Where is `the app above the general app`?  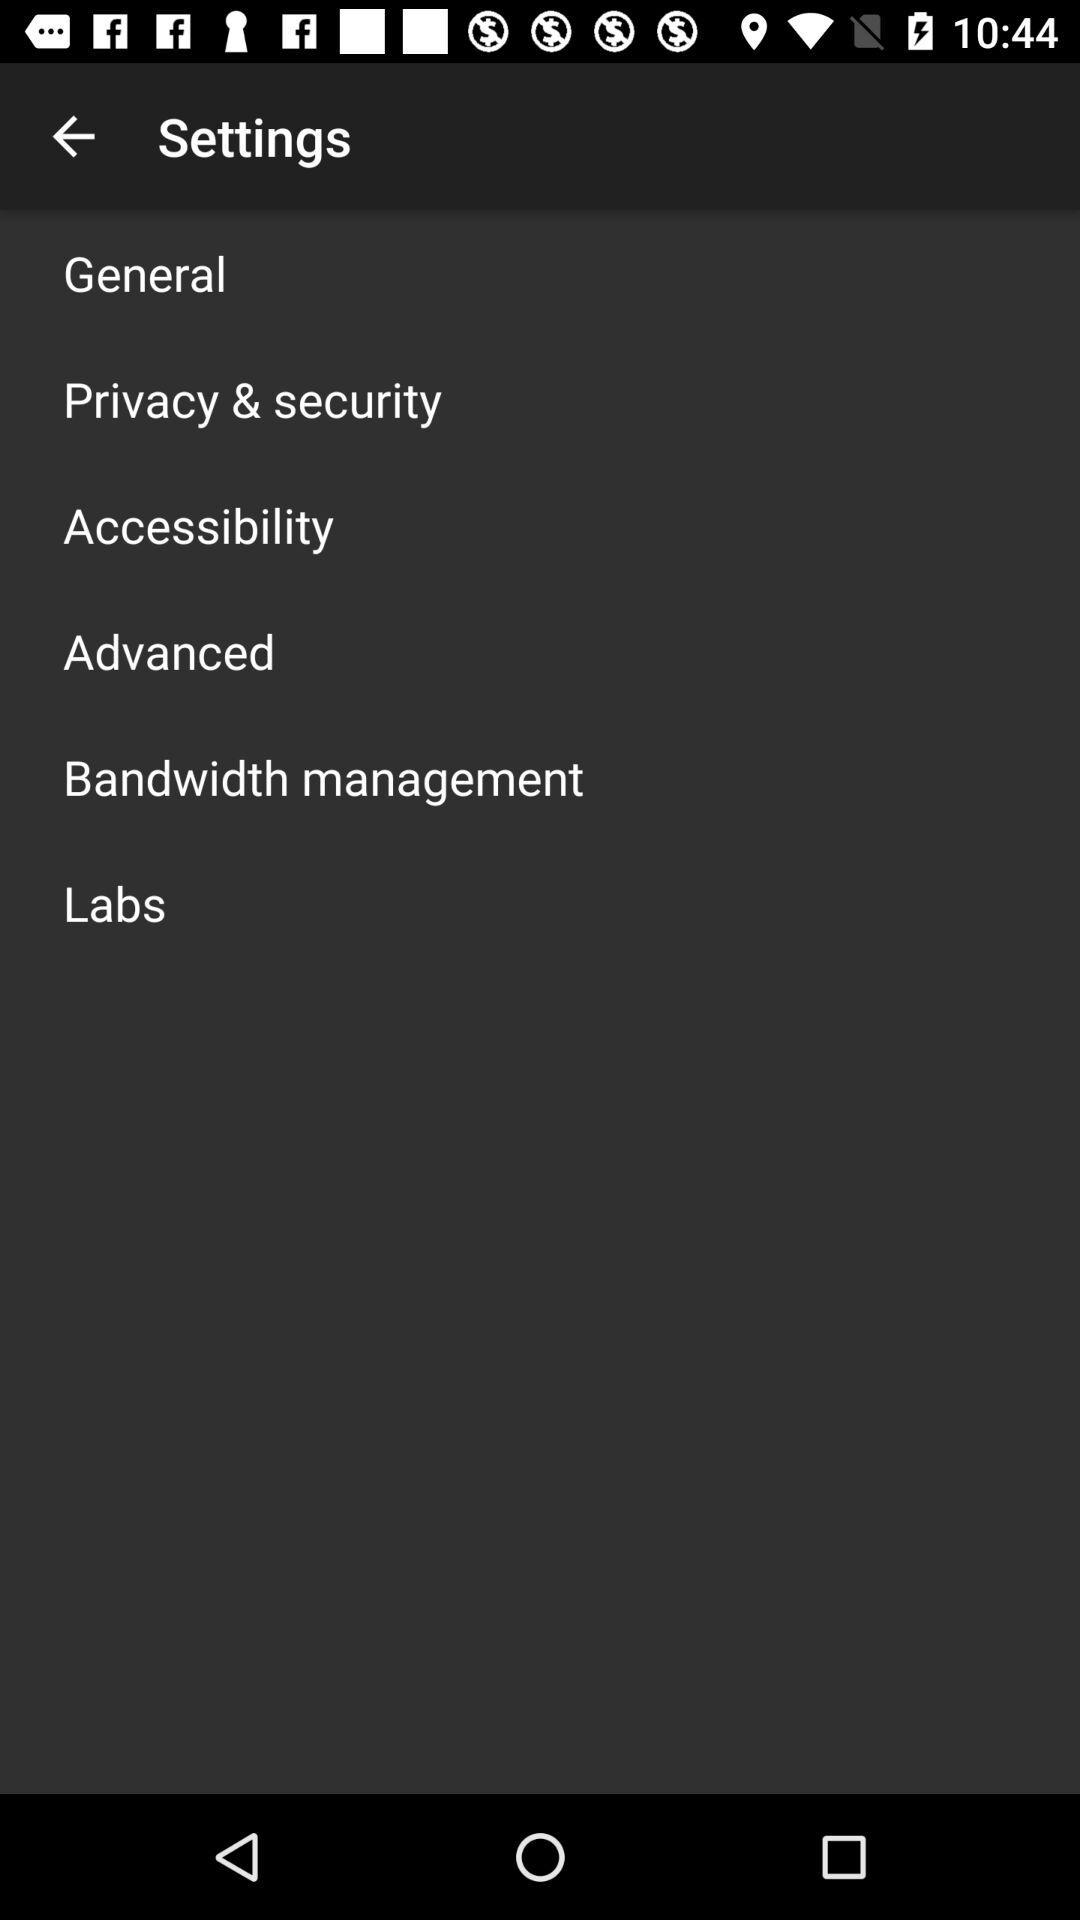
the app above the general app is located at coordinates (72, 135).